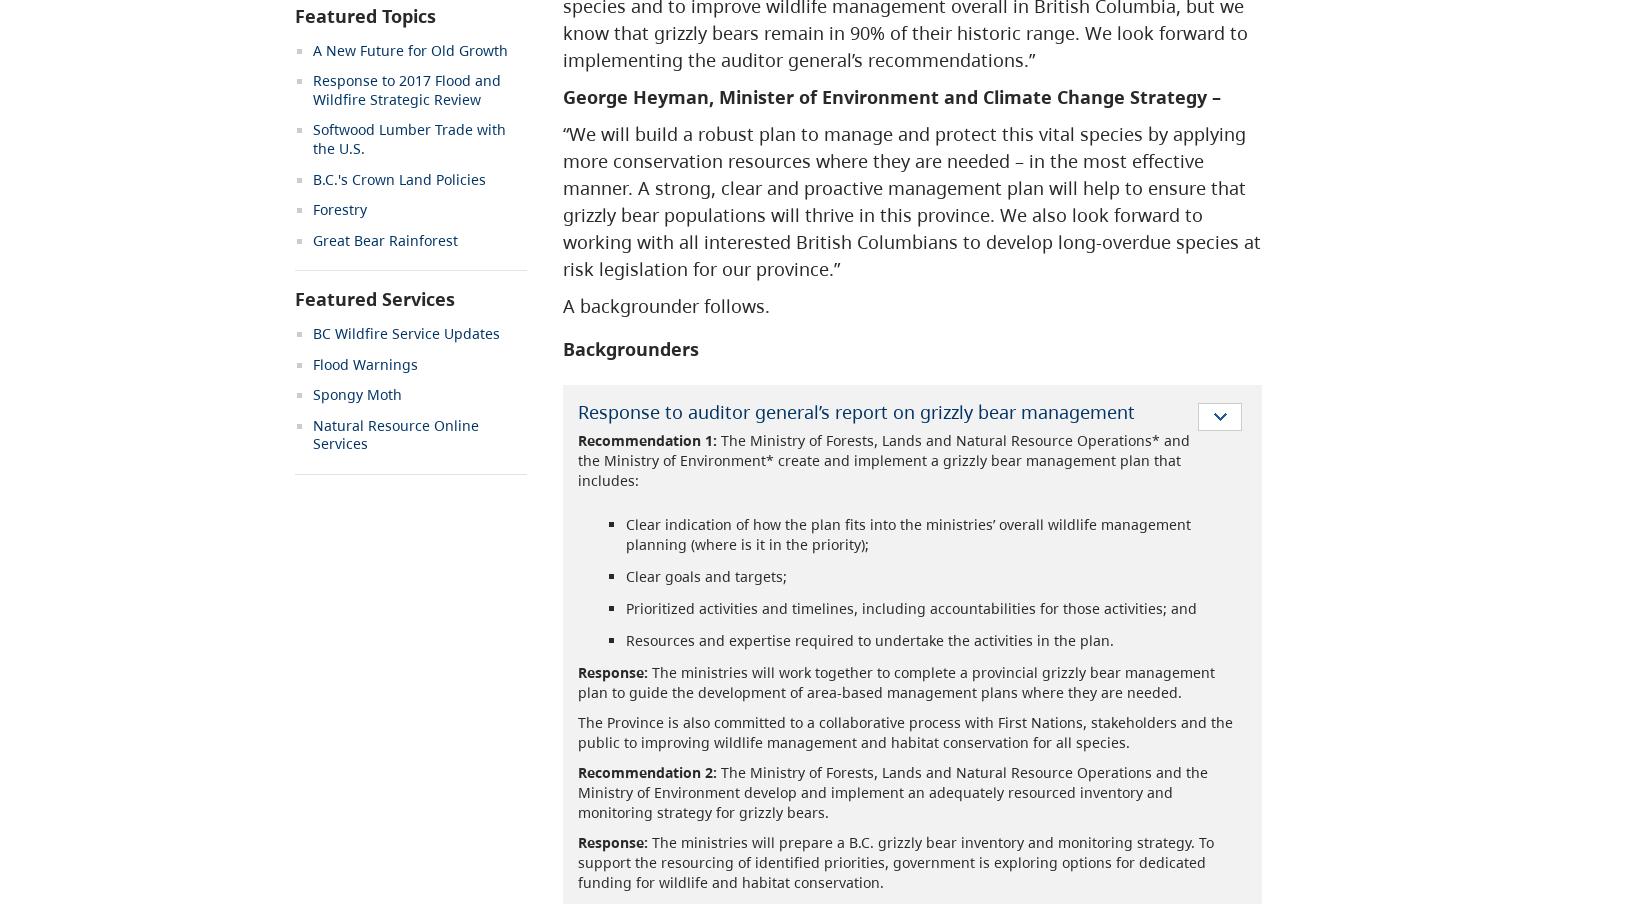 This screenshot has width=1650, height=904. What do you see at coordinates (855, 412) in the screenshot?
I see `'Response to auditor general’s report on grizzly bear management'` at bounding box center [855, 412].